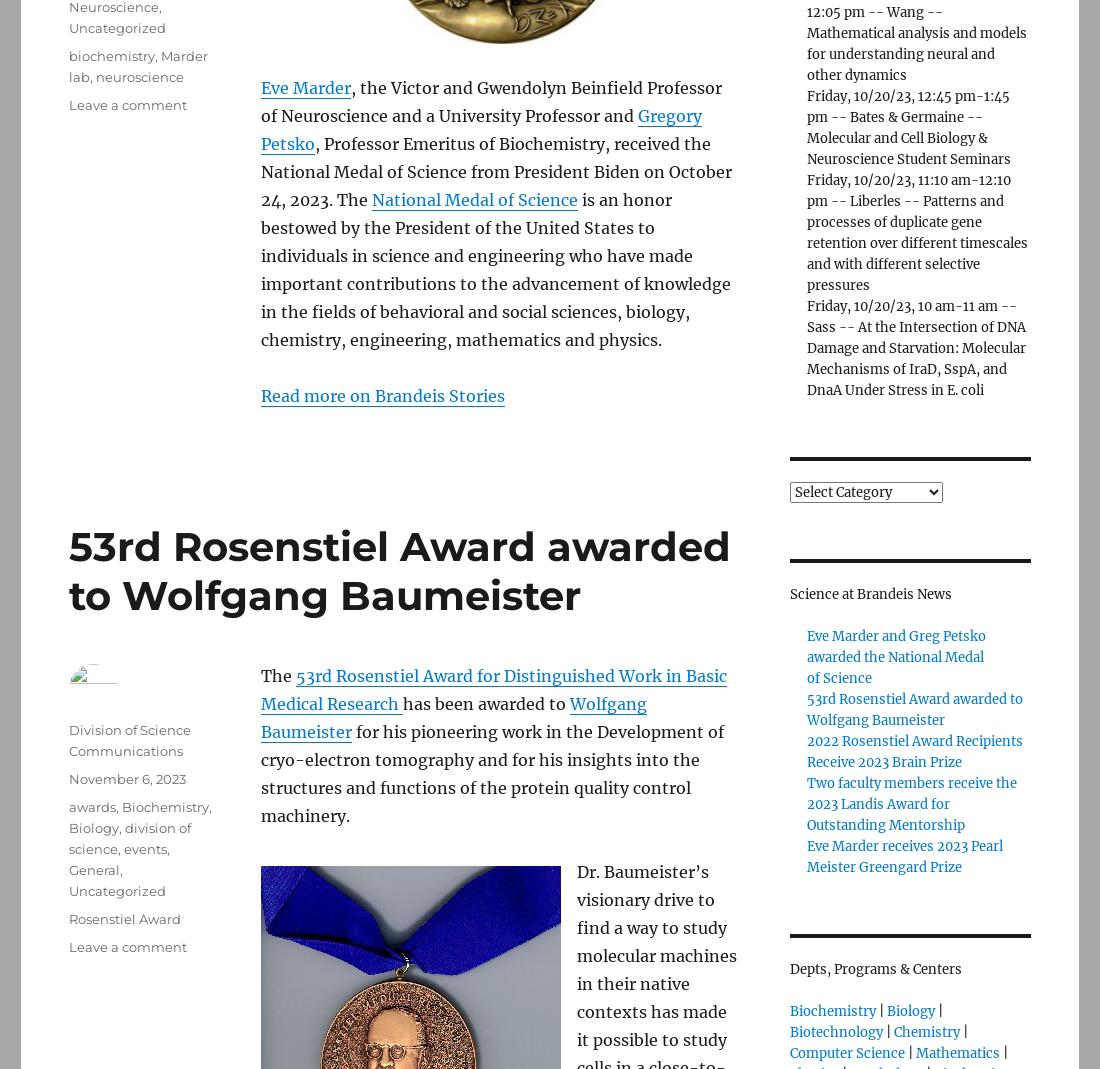 The image size is (1100, 1069). What do you see at coordinates (305, 86) in the screenshot?
I see `'Eve Marder'` at bounding box center [305, 86].